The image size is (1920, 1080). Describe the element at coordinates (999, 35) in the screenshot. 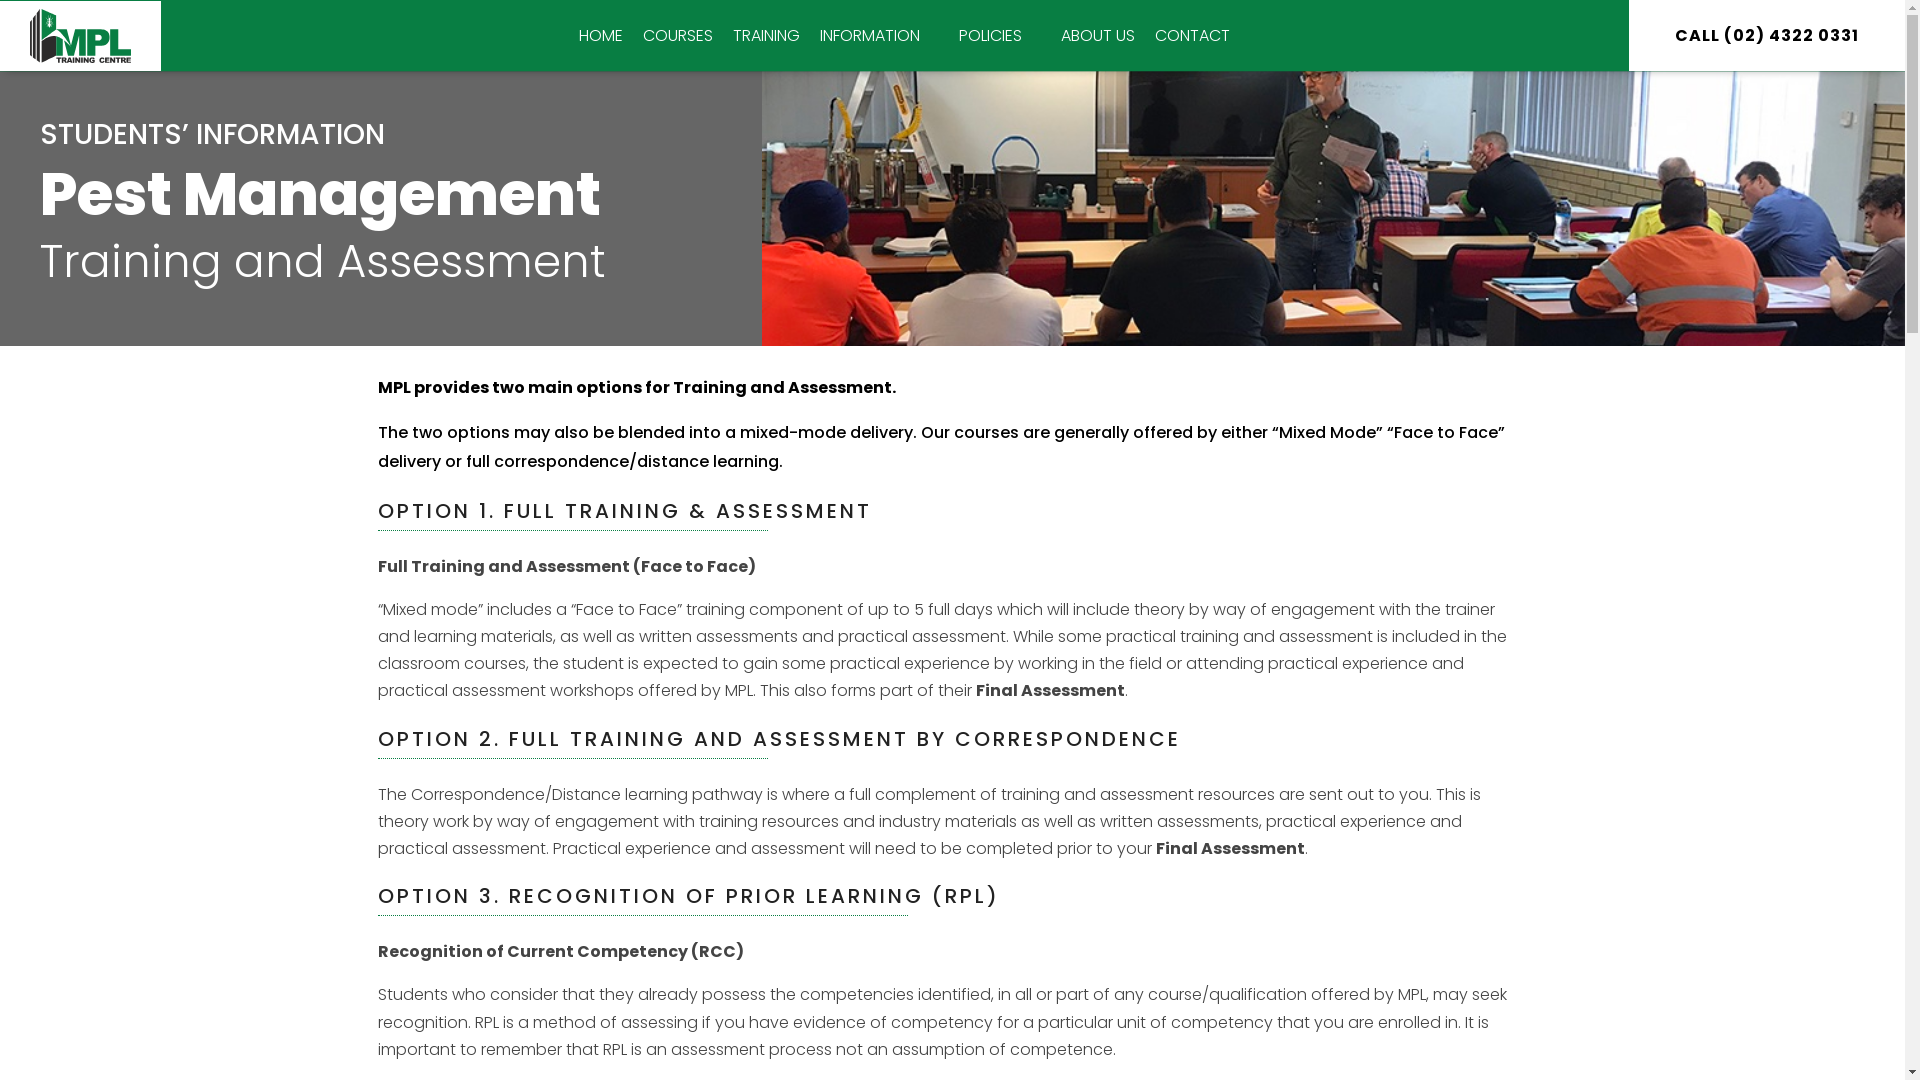

I see `'POLICIES'` at that location.